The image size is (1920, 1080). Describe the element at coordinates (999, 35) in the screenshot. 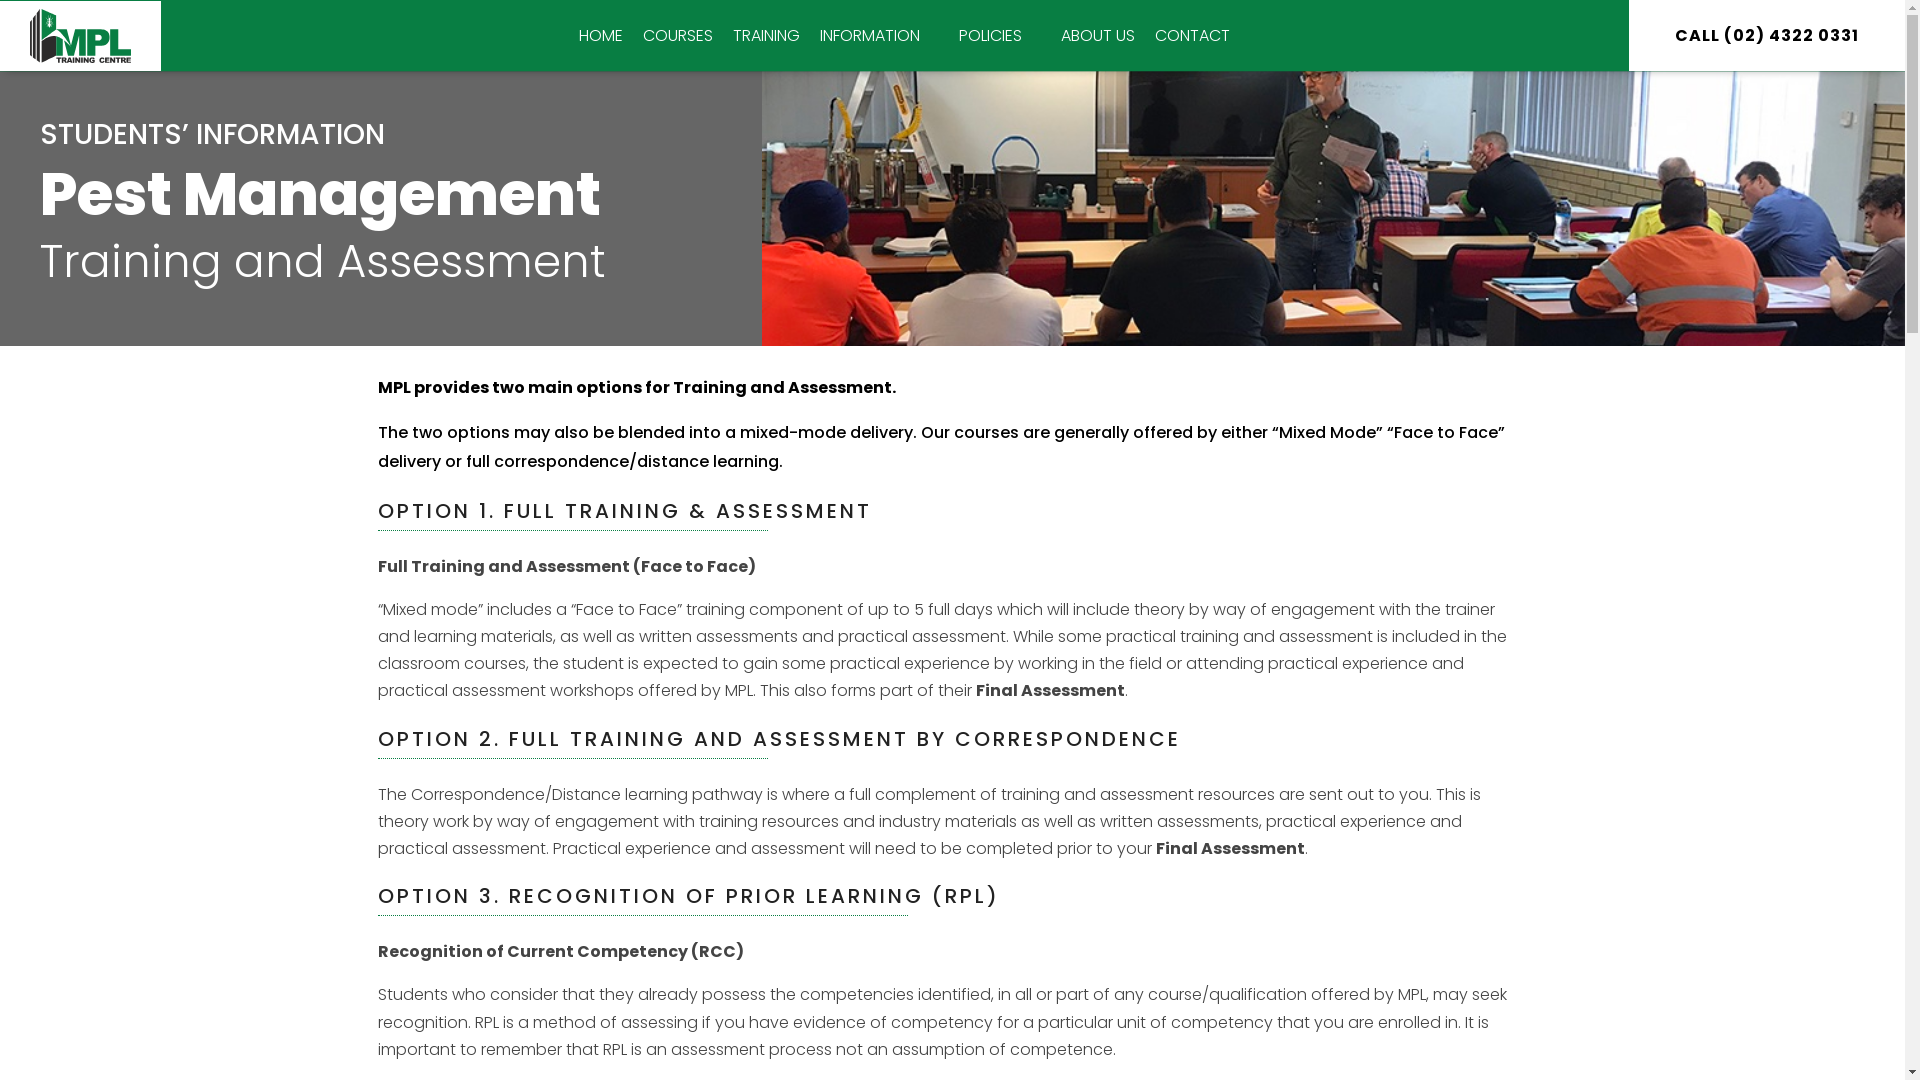

I see `'POLICIES'` at that location.